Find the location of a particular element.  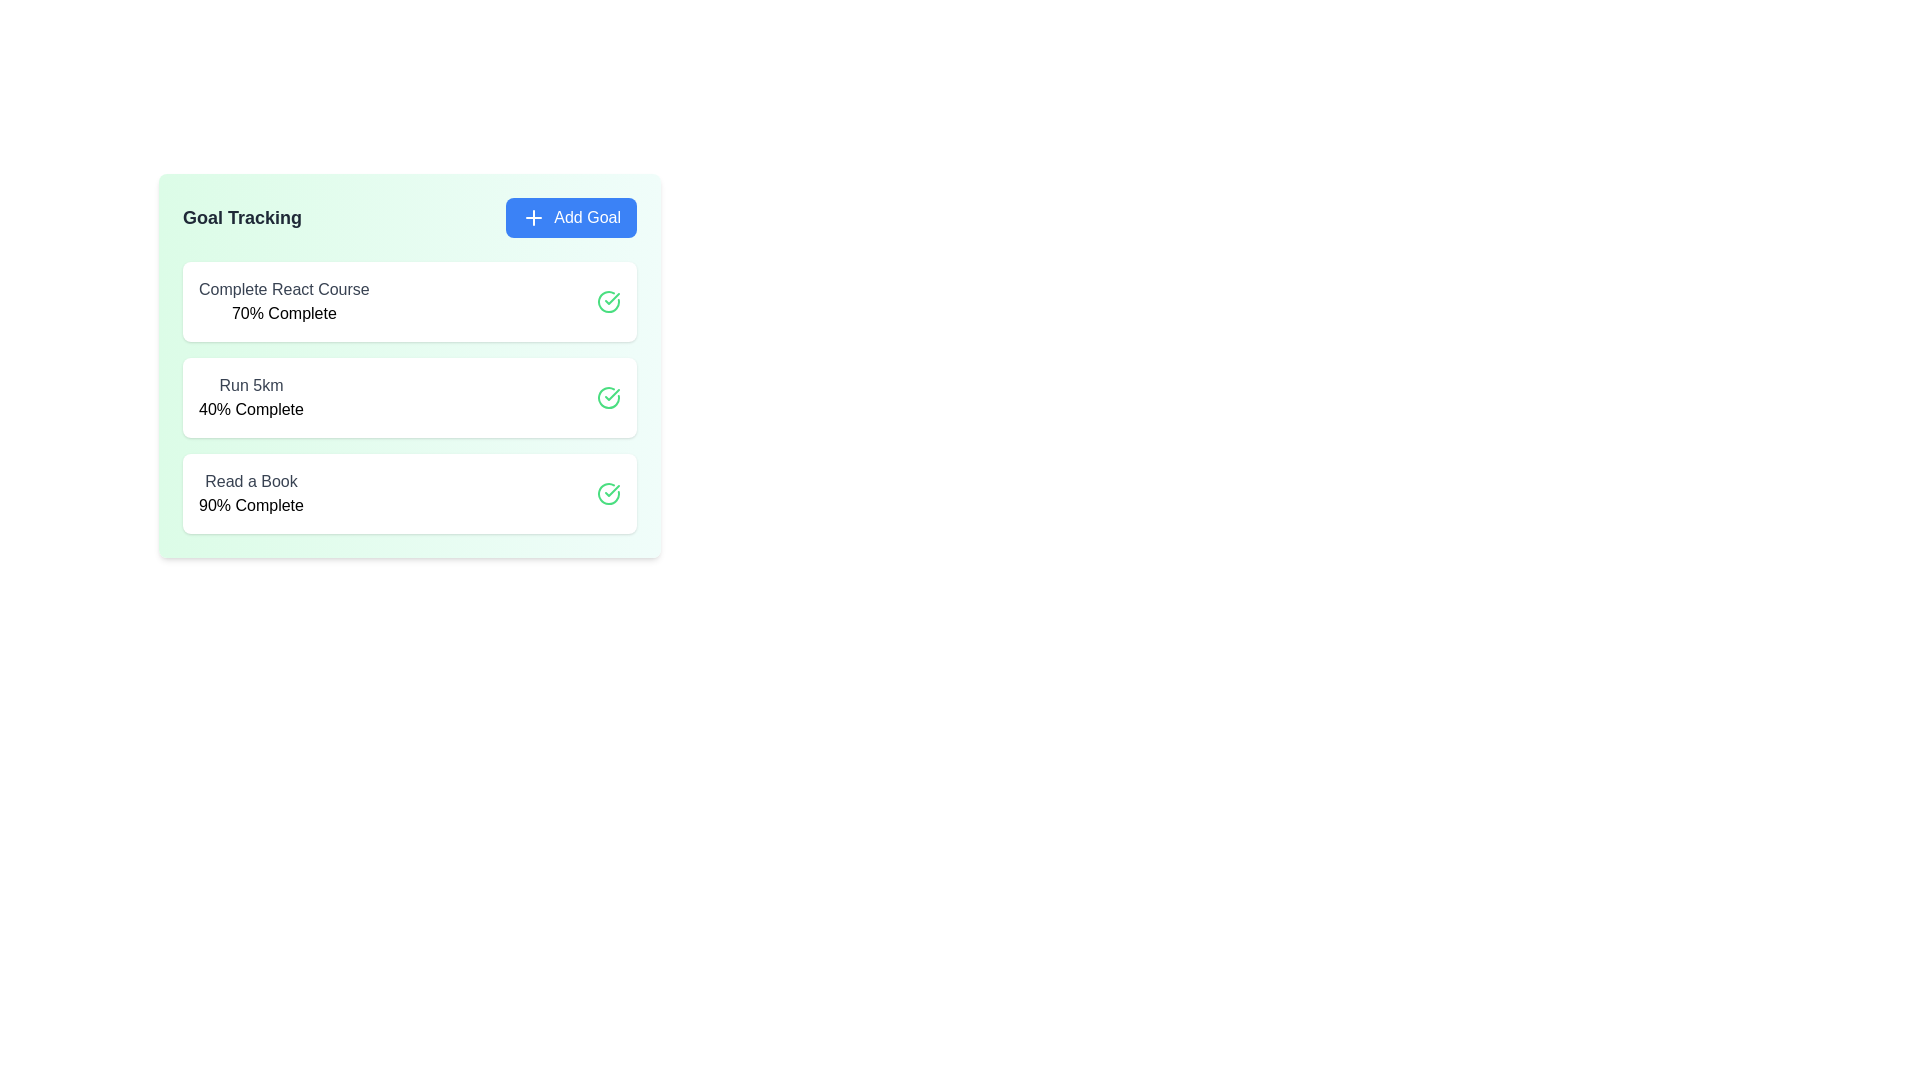

the plus sign icon inside the blue 'Add Goal' button located at the top-right corner of the goal tracking area is located at coordinates (534, 218).